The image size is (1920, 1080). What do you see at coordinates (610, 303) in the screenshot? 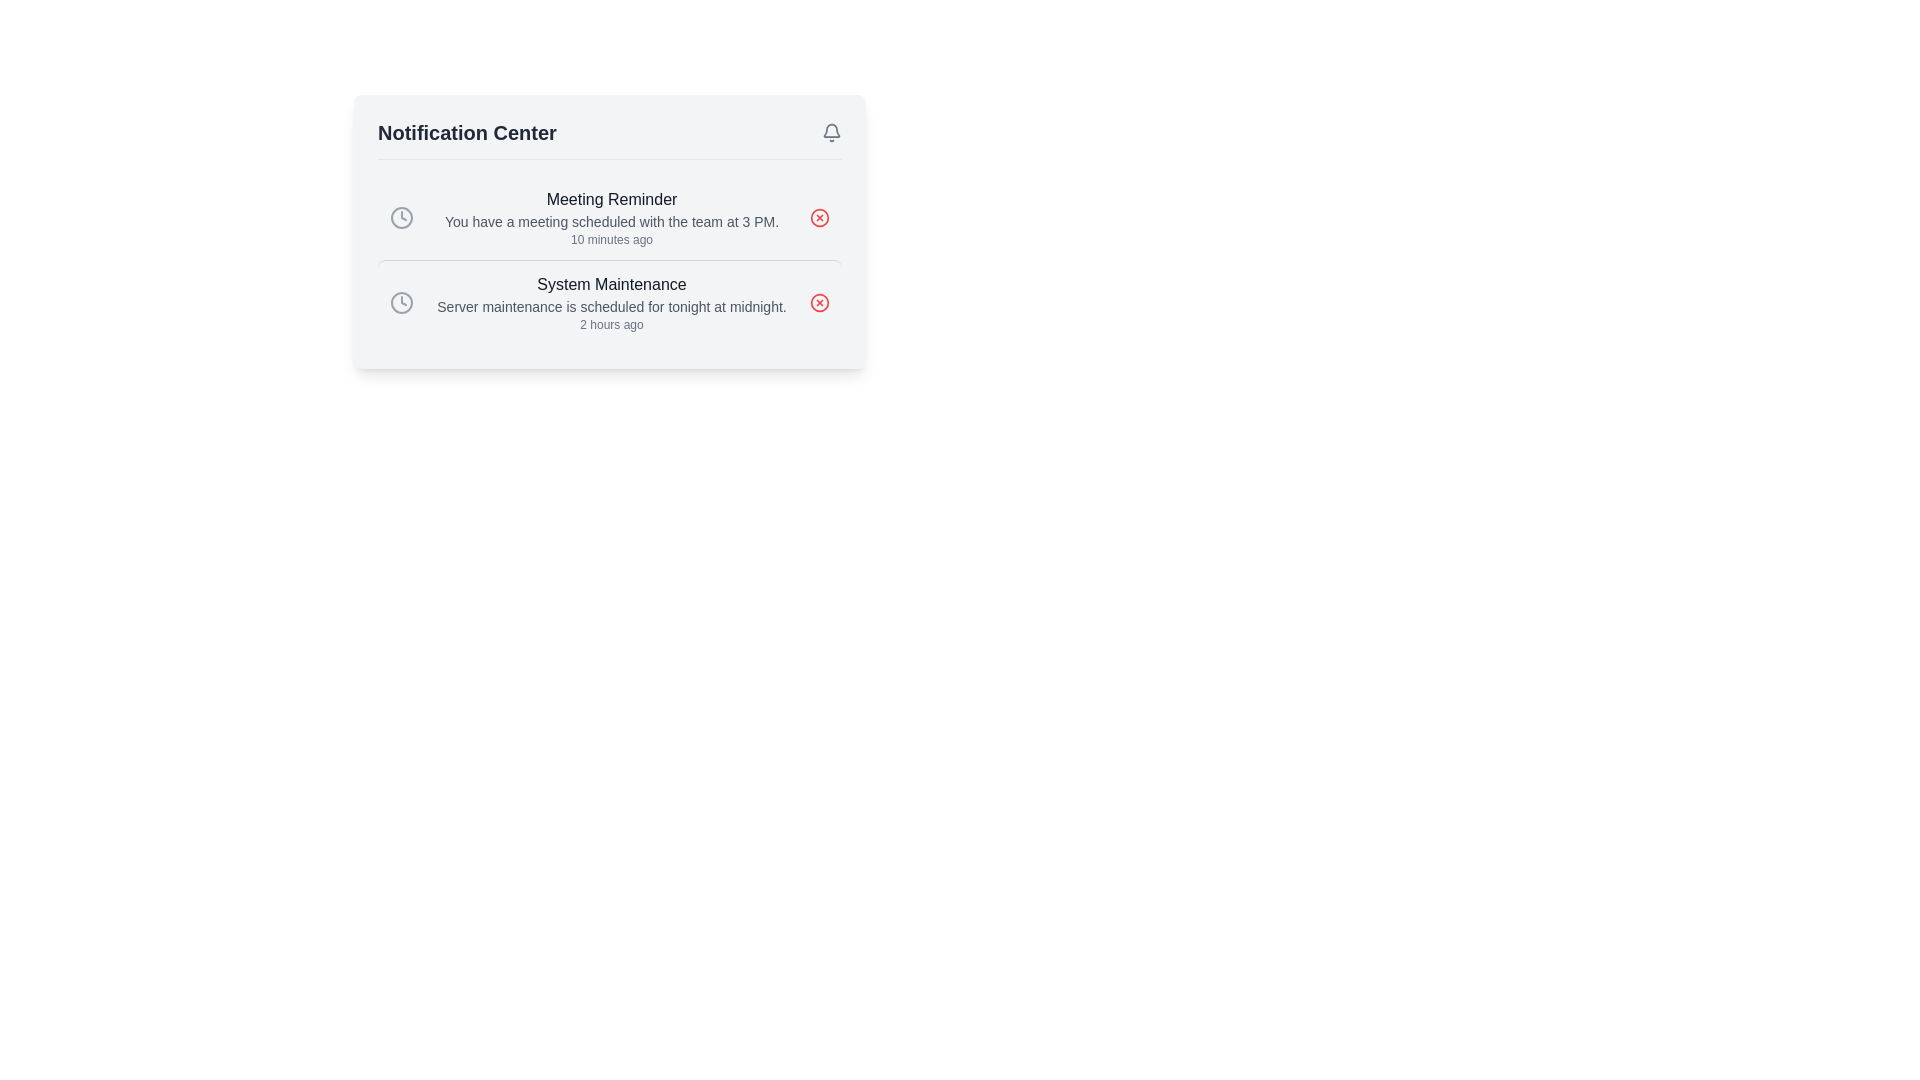
I see `information displayed in the Informational Text Block titled 'System Maintenance', which contains the description about server maintenance and the timestamp` at bounding box center [610, 303].